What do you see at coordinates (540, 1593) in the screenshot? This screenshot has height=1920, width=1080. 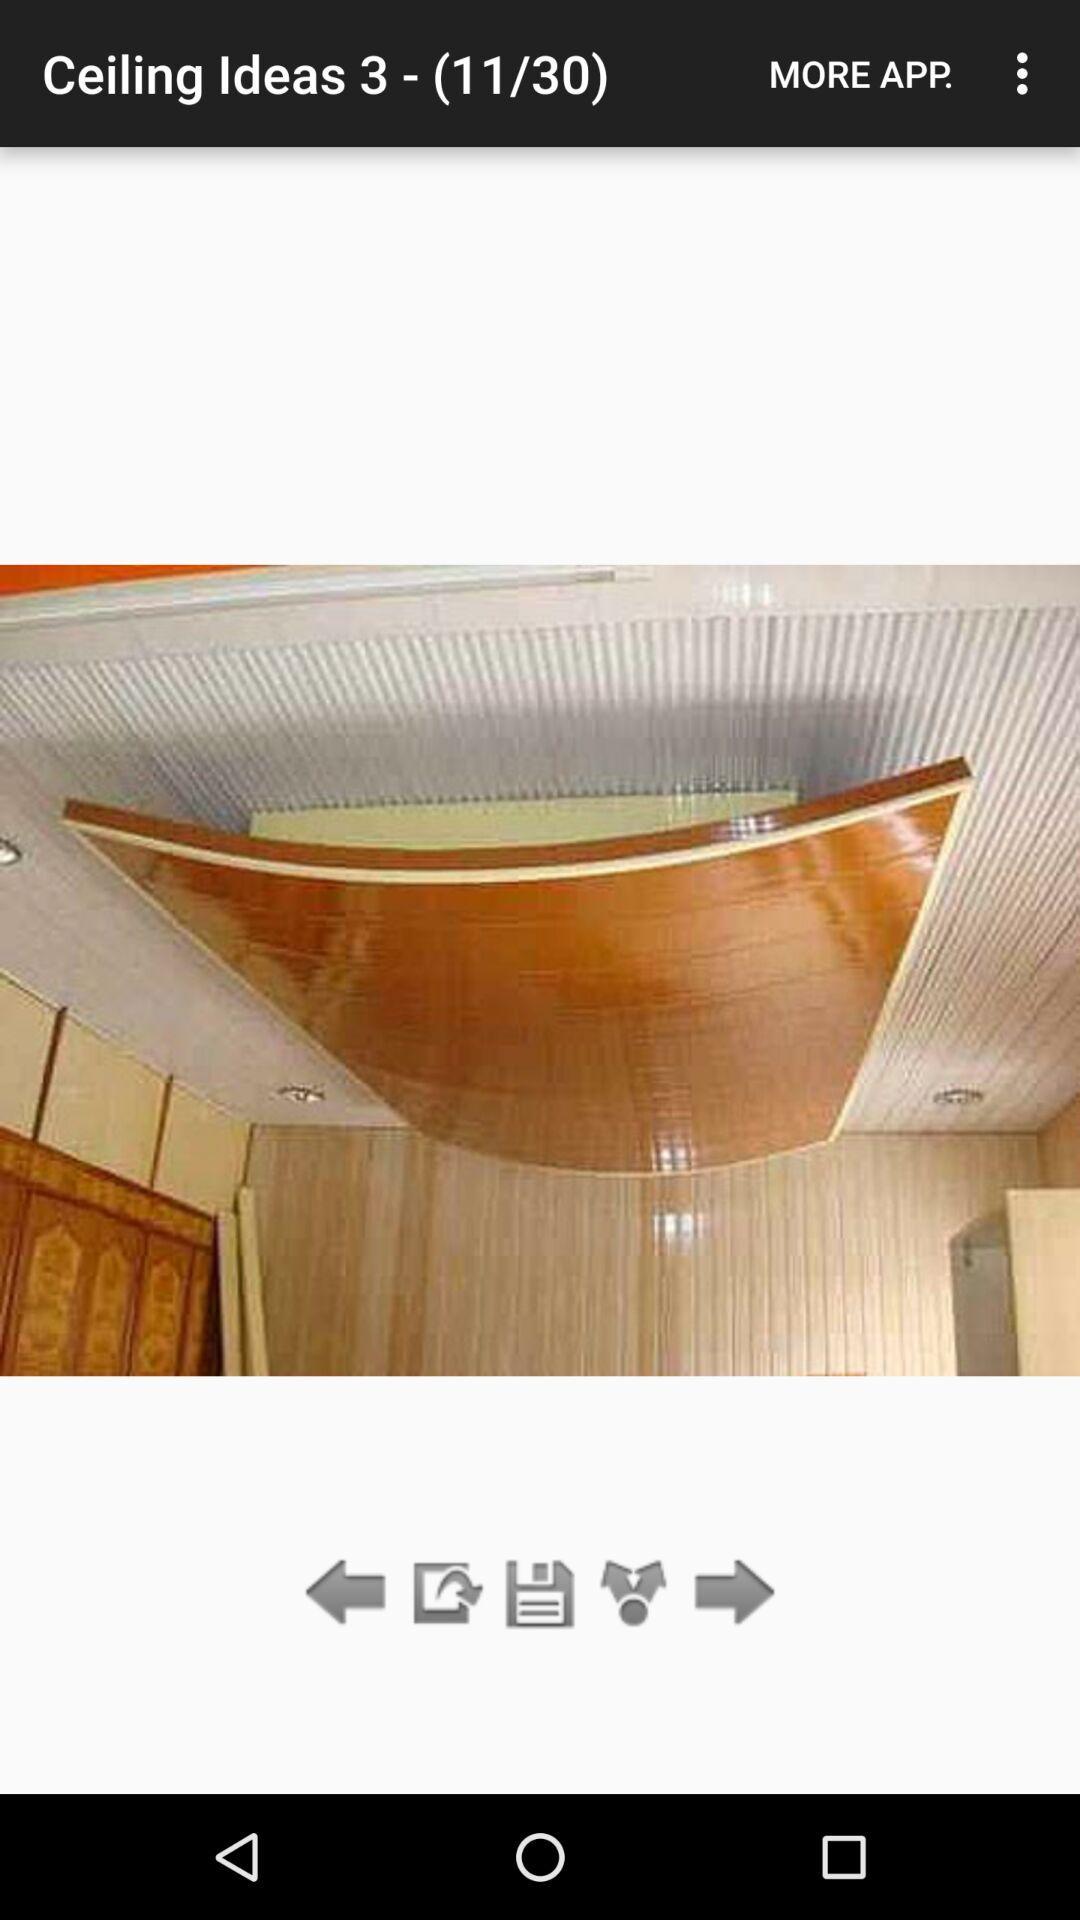 I see `picture` at bounding box center [540, 1593].